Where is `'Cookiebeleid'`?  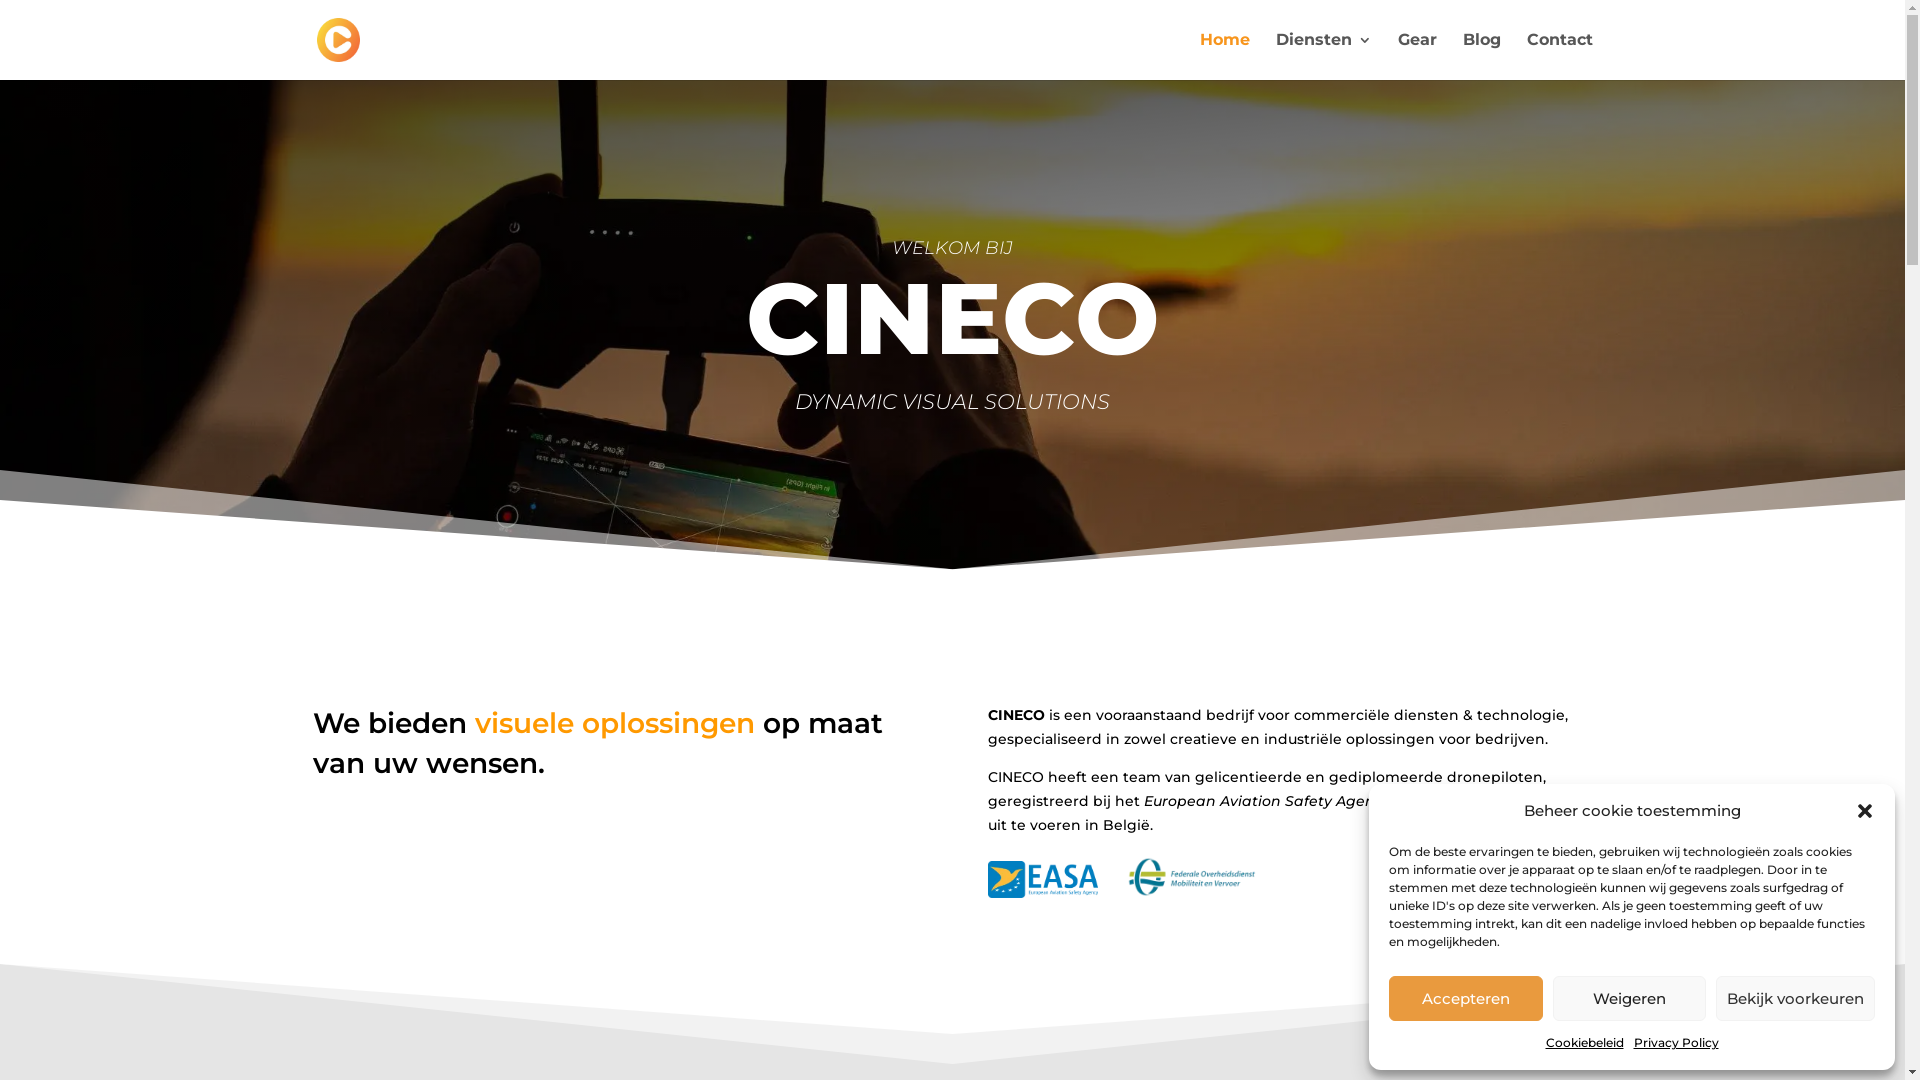
'Cookiebeleid' is located at coordinates (1583, 1041).